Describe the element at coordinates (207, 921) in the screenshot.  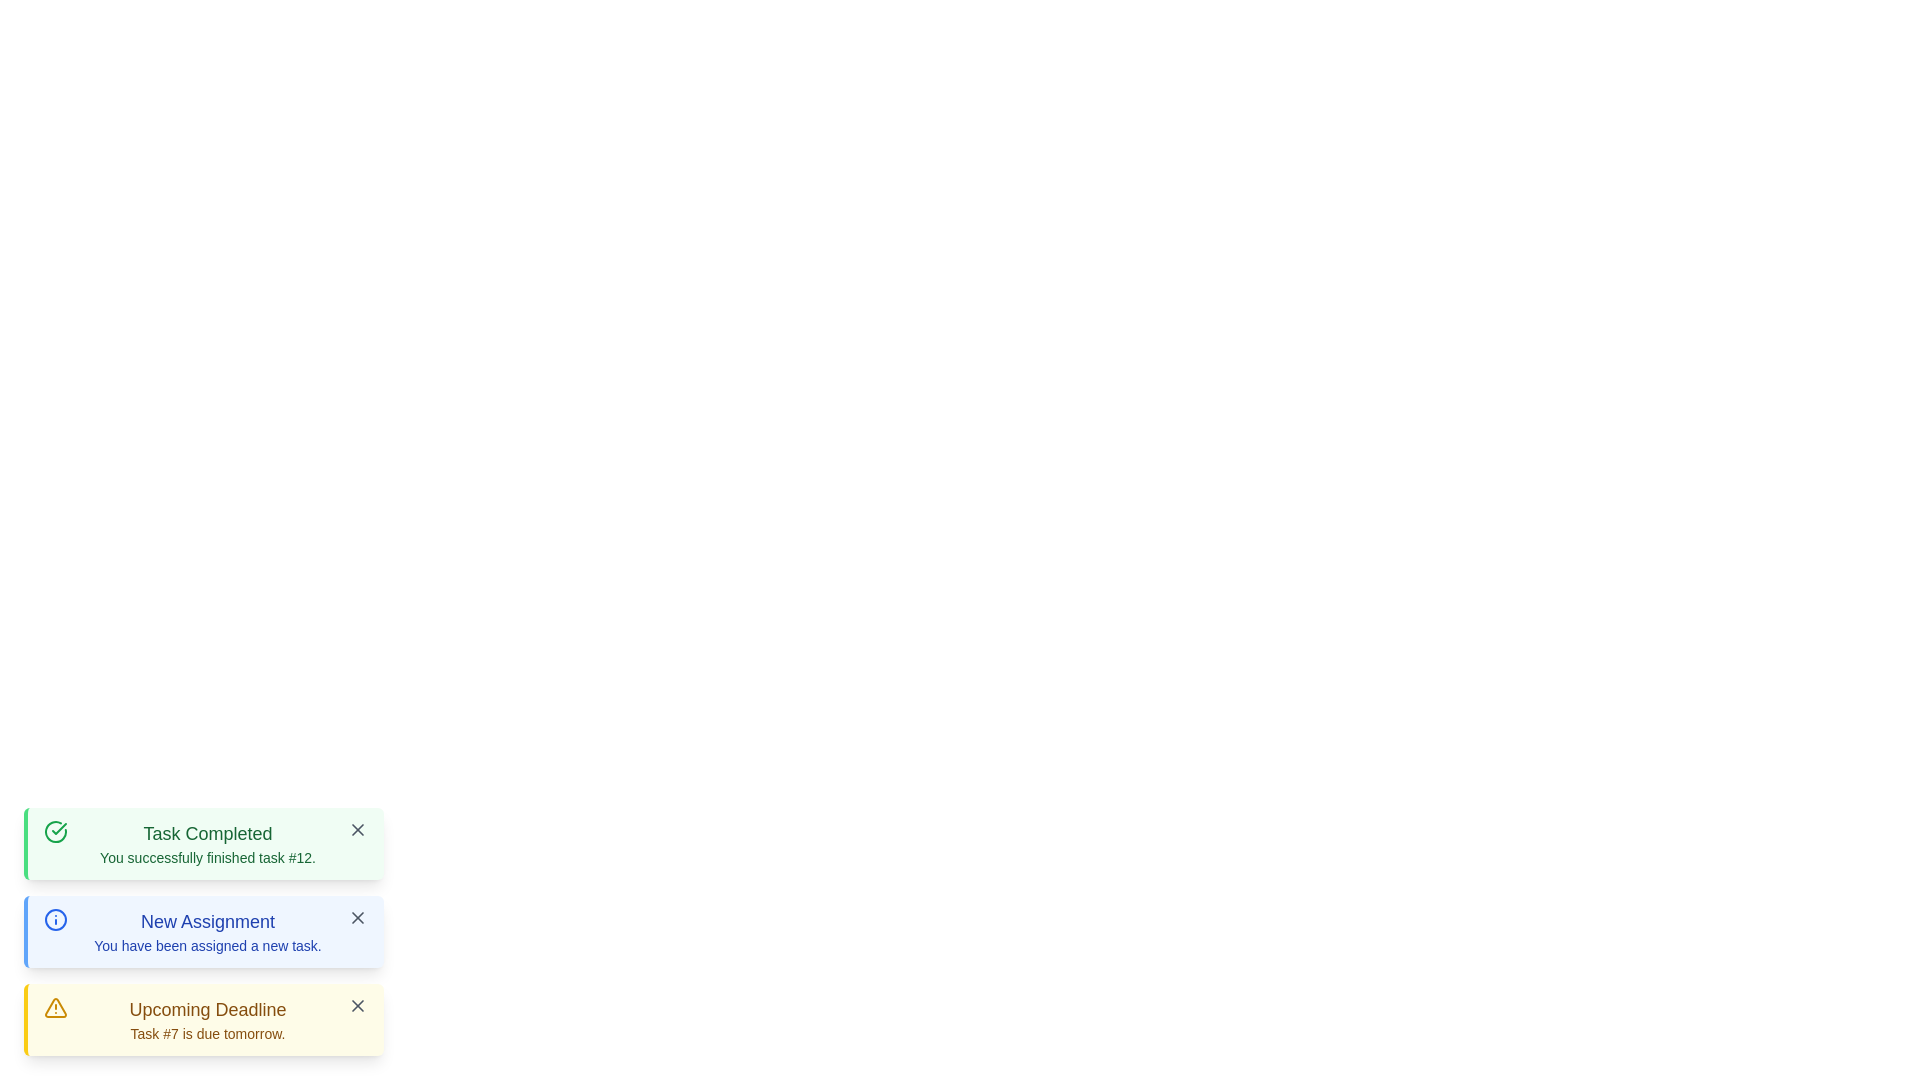
I see `the Text Label that serves as the heading for the second notification box, which summarizes the notification content and is positioned above the text 'You have been assigned a new task.'` at that location.